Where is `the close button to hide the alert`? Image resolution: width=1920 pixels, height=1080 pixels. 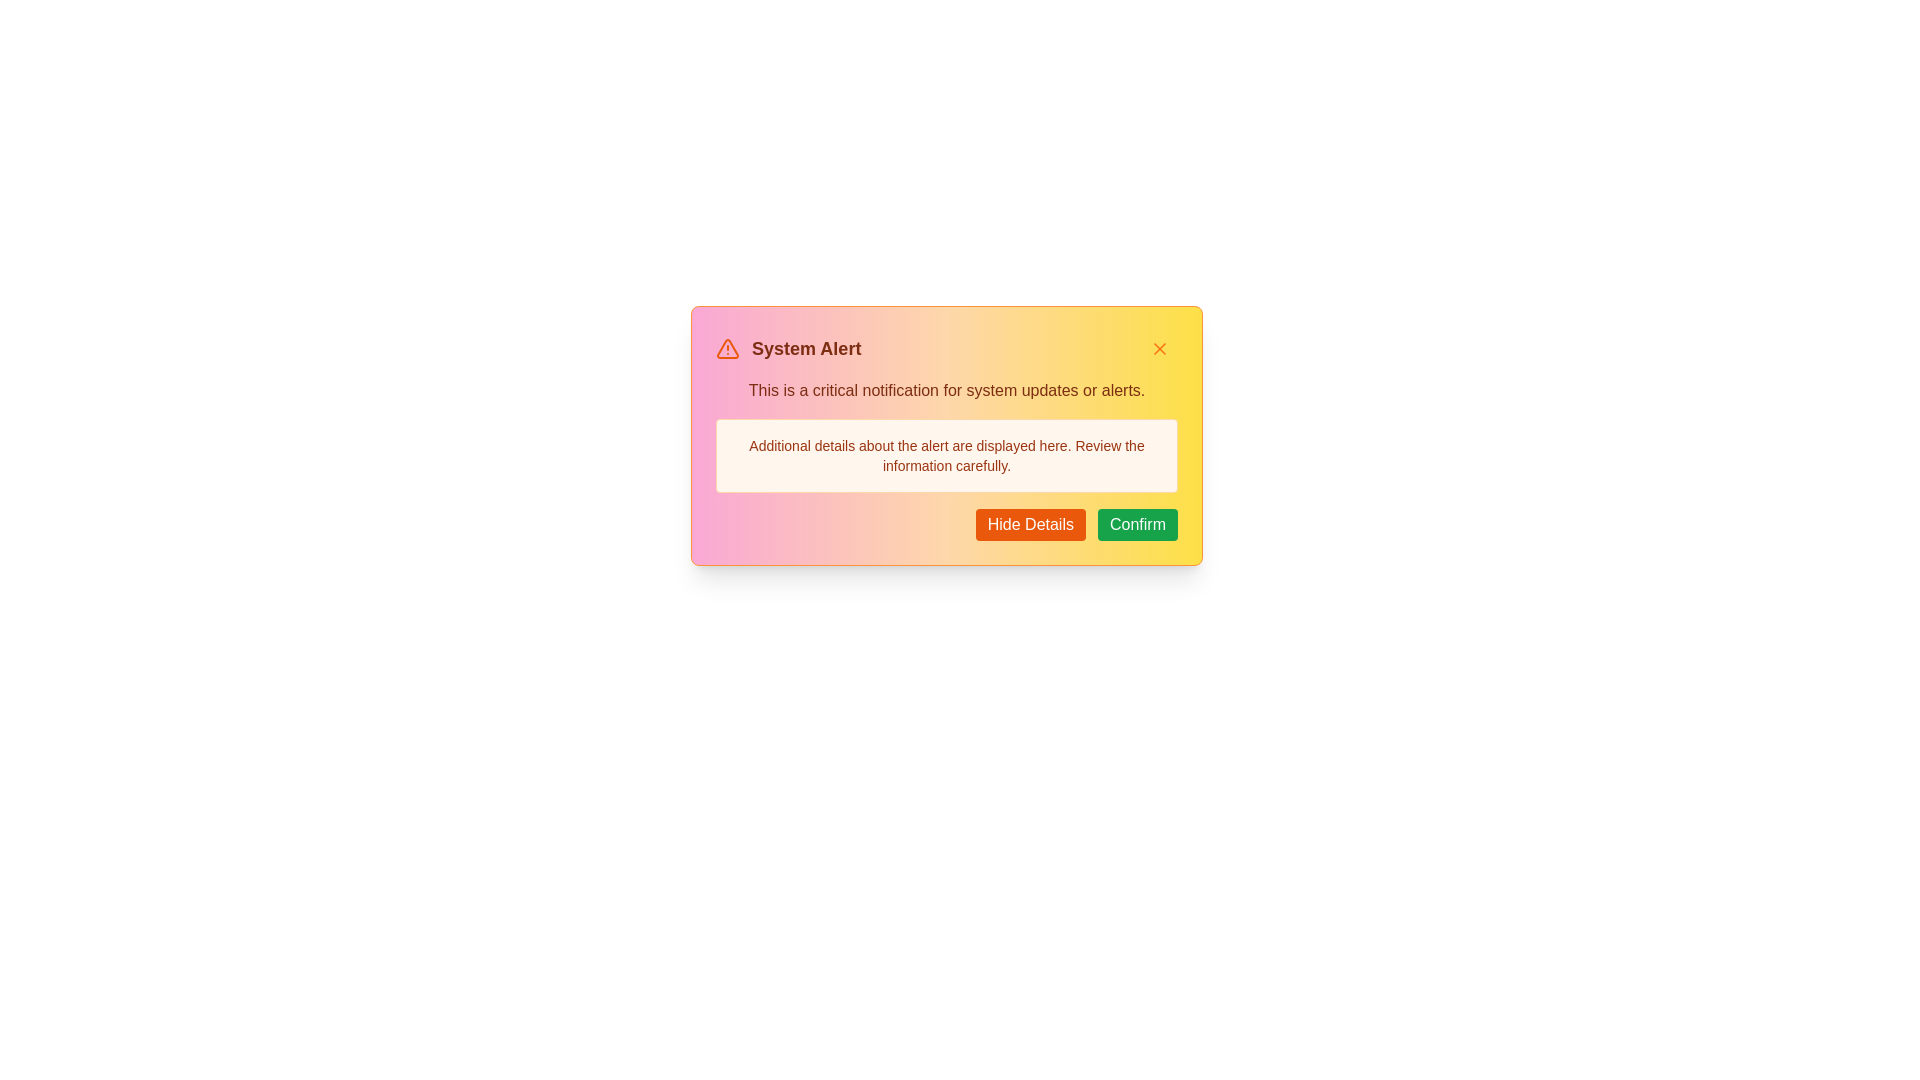 the close button to hide the alert is located at coordinates (1160, 347).